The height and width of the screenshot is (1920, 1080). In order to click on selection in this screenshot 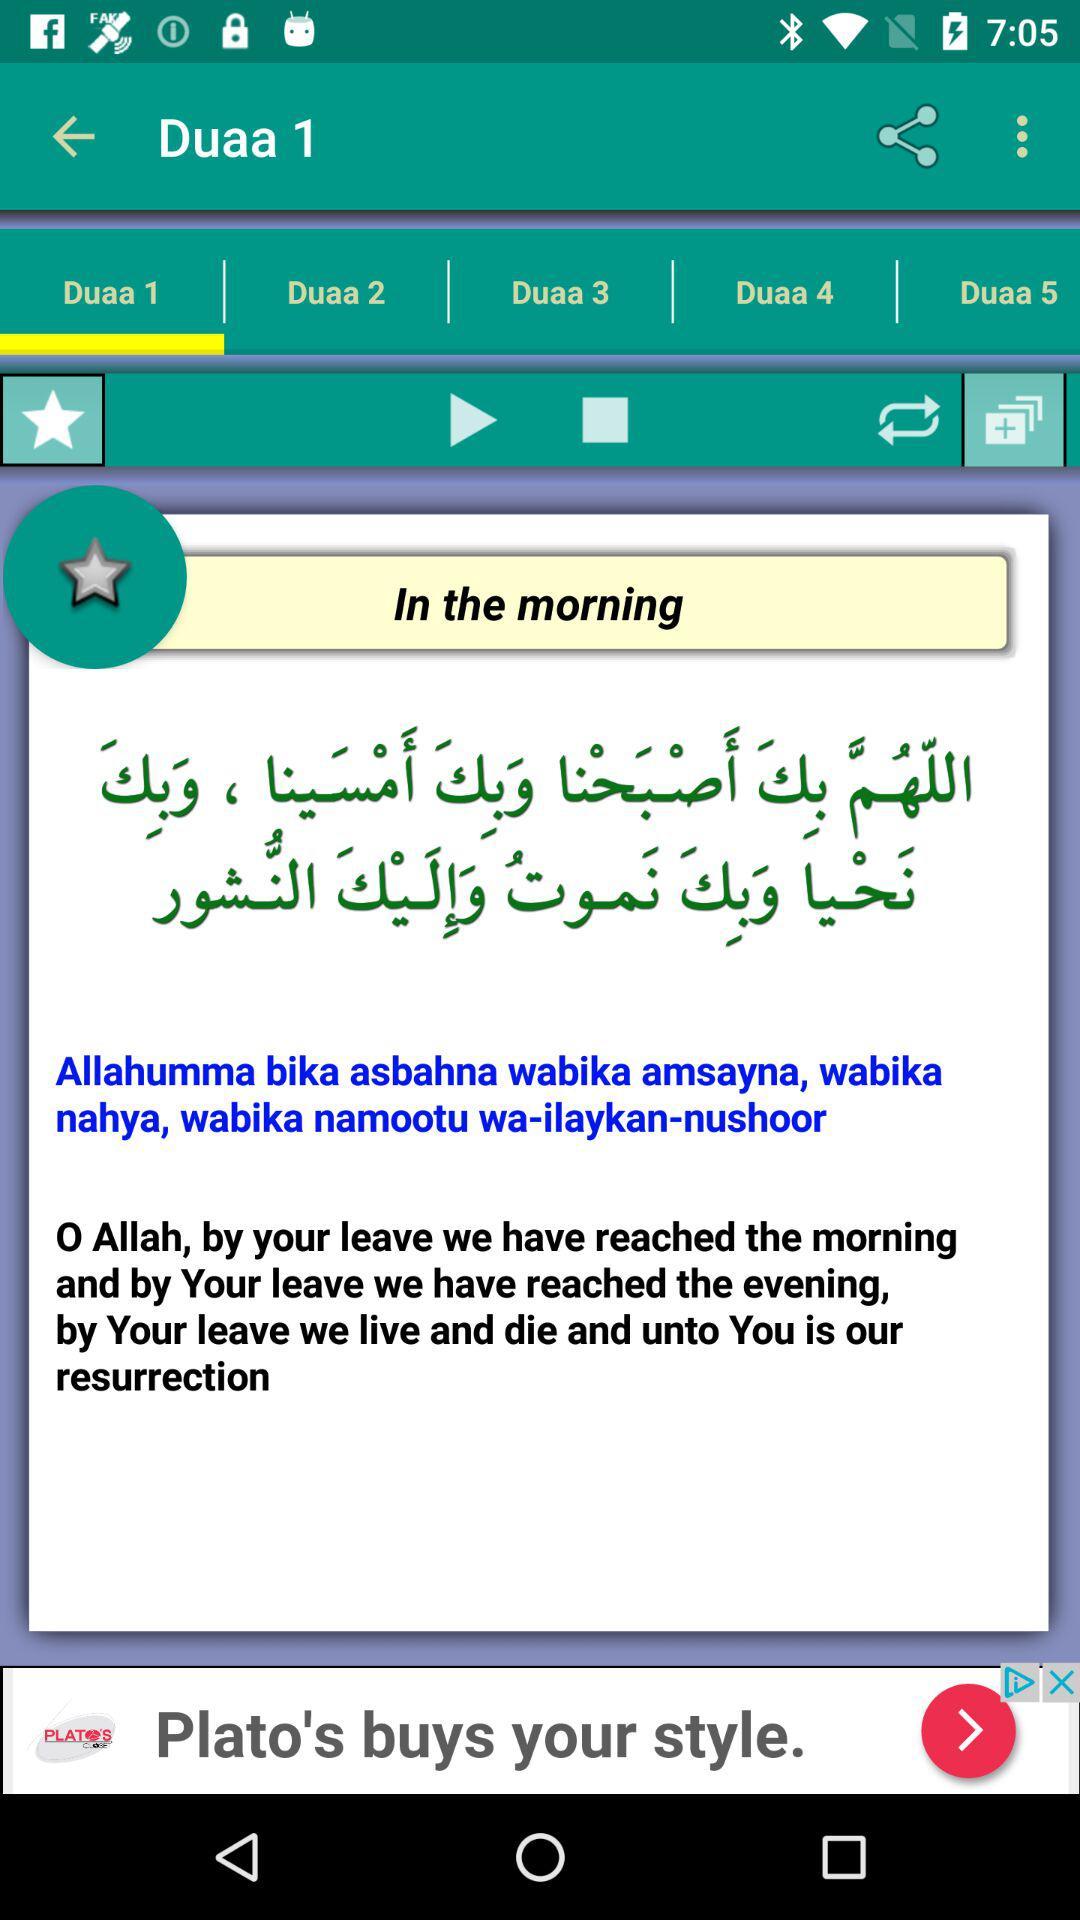, I will do `click(474, 419)`.